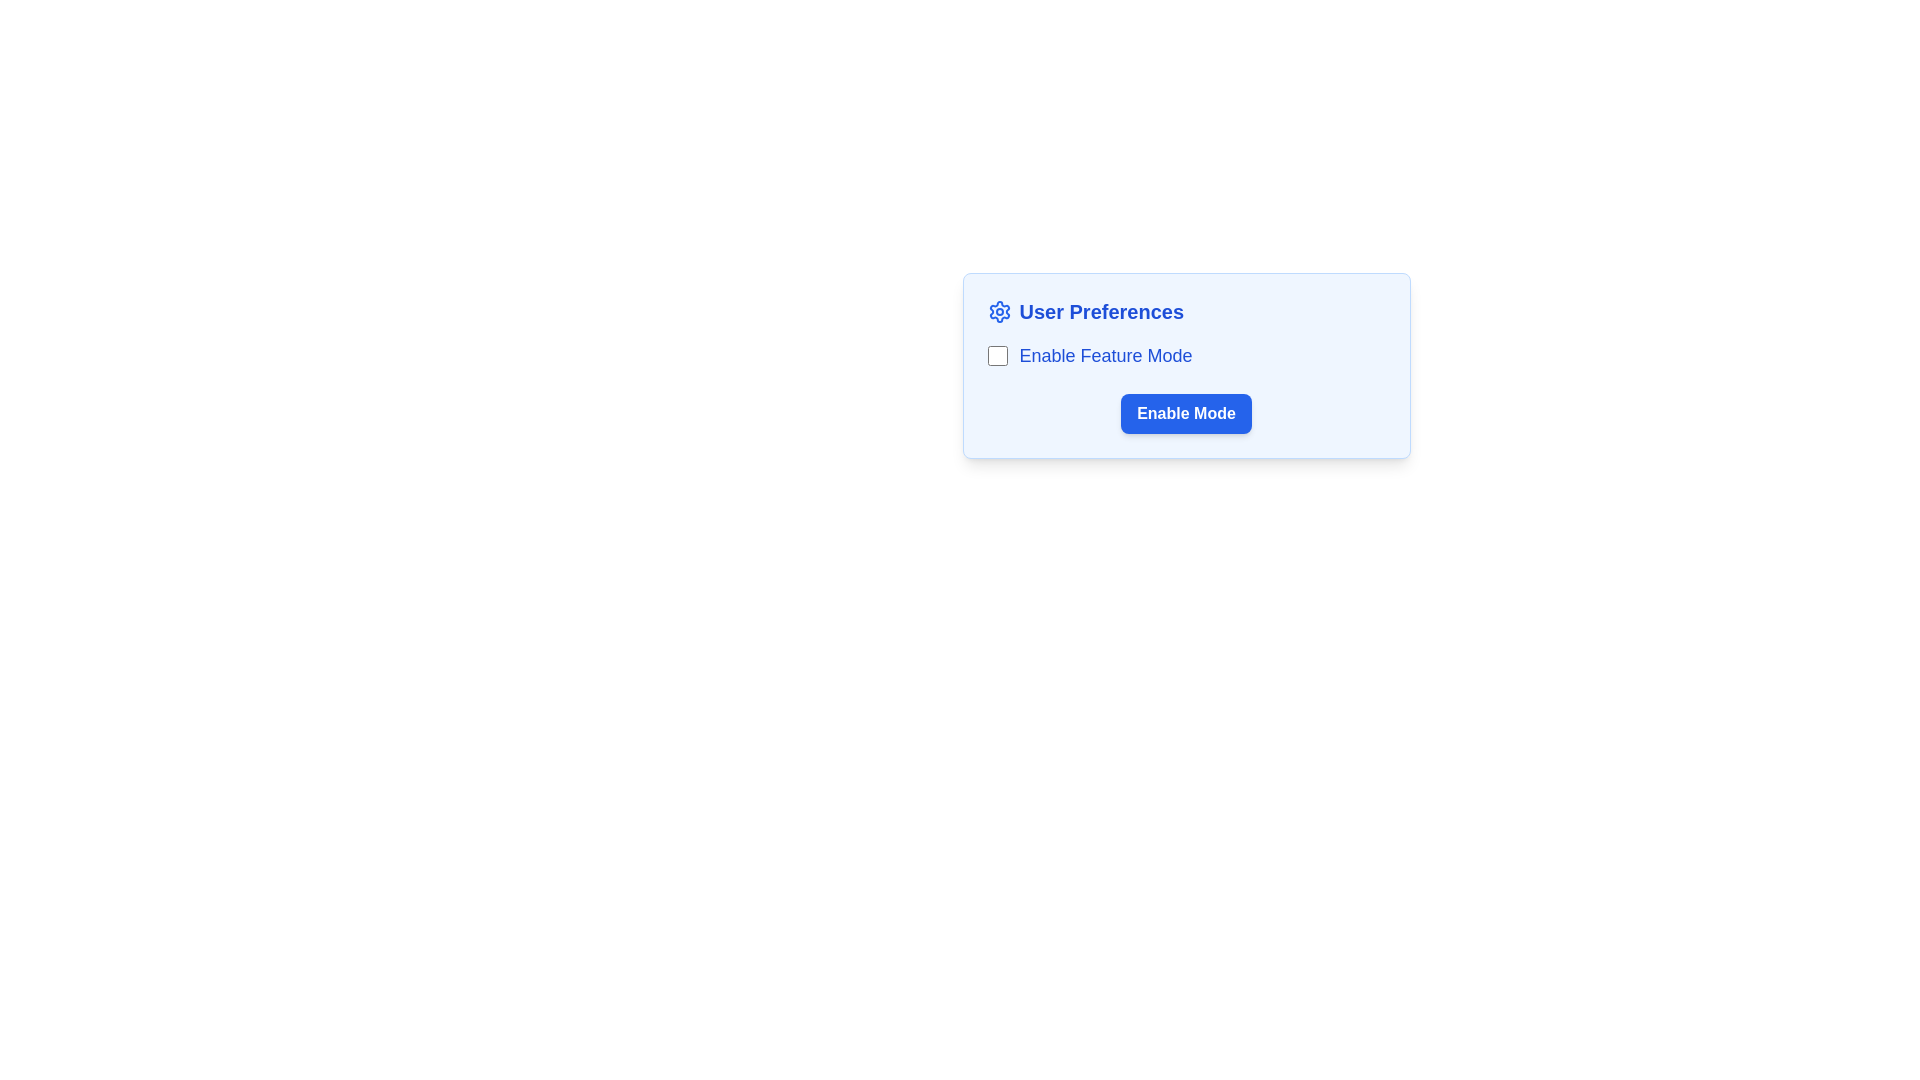 This screenshot has width=1920, height=1080. Describe the element at coordinates (1186, 354) in the screenshot. I see `the checkbox labeled 'Enable Feature Mode'` at that location.